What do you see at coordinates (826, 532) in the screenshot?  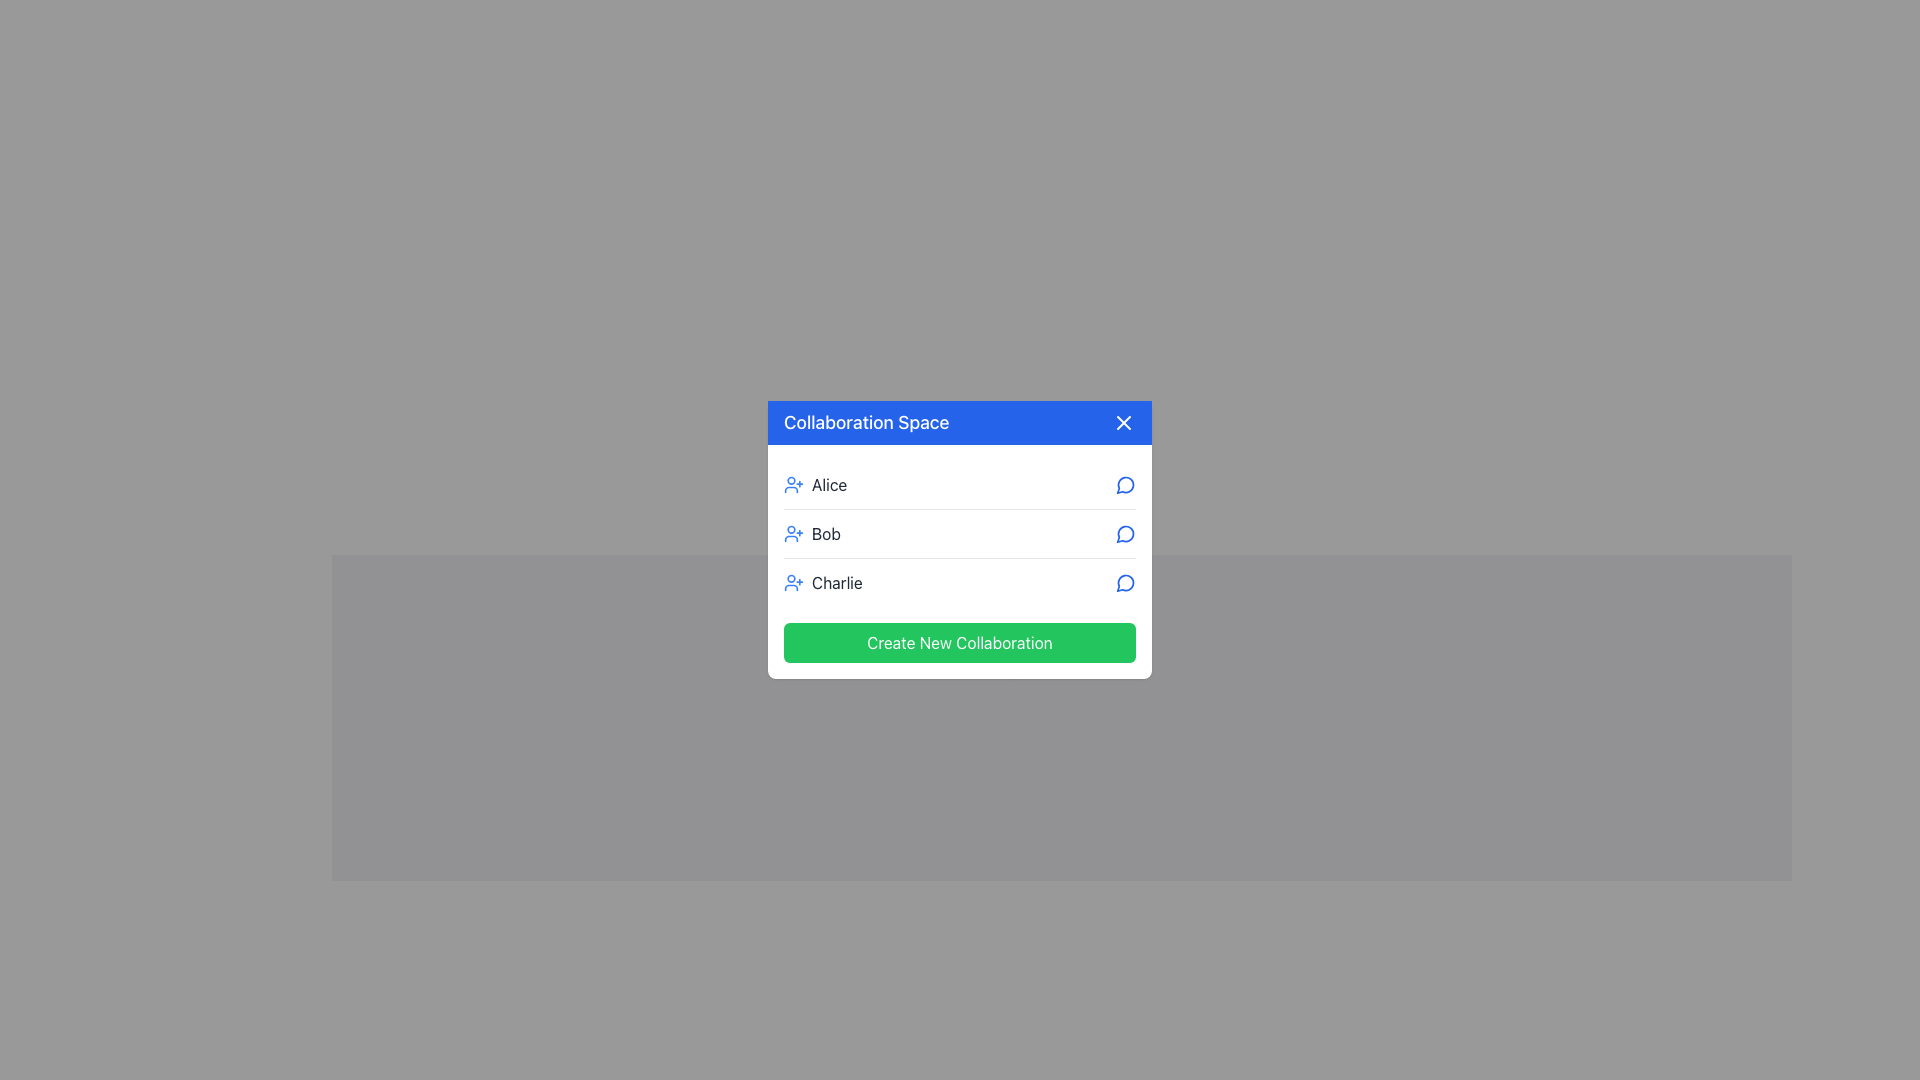 I see `the label displaying the name 'Bob' in bold, dark gray font located in the second row of the list within the 'Collaboration Space' dialog box` at bounding box center [826, 532].